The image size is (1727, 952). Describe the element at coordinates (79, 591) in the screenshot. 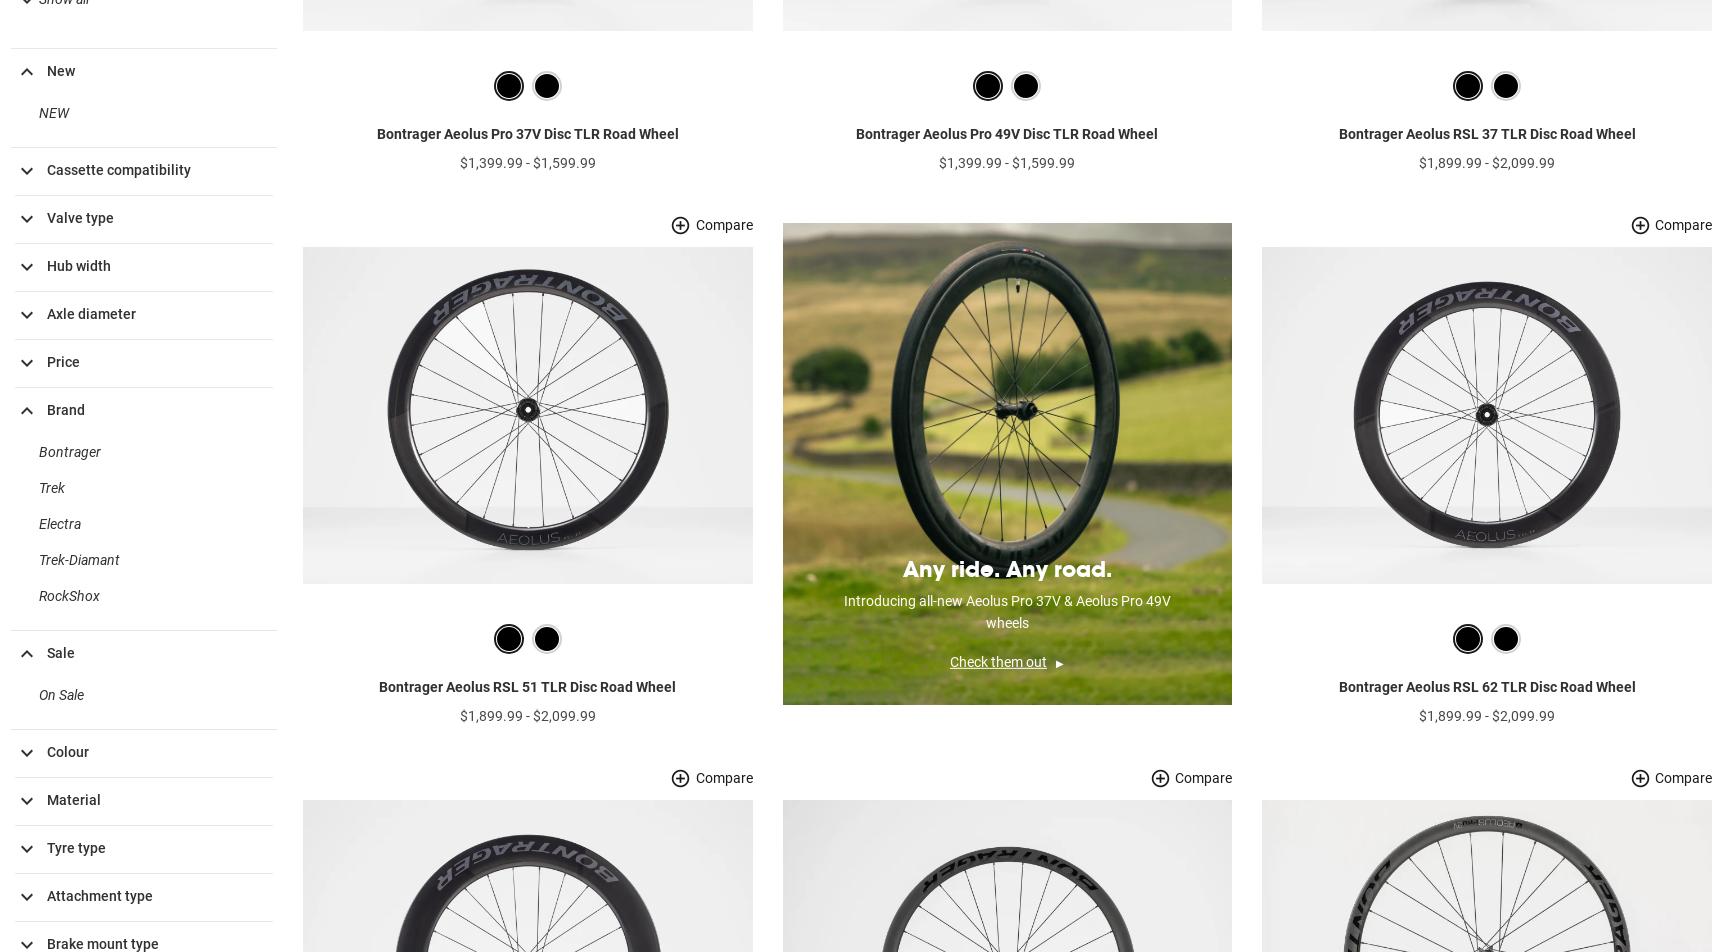

I see `'Trek-Diamant'` at that location.